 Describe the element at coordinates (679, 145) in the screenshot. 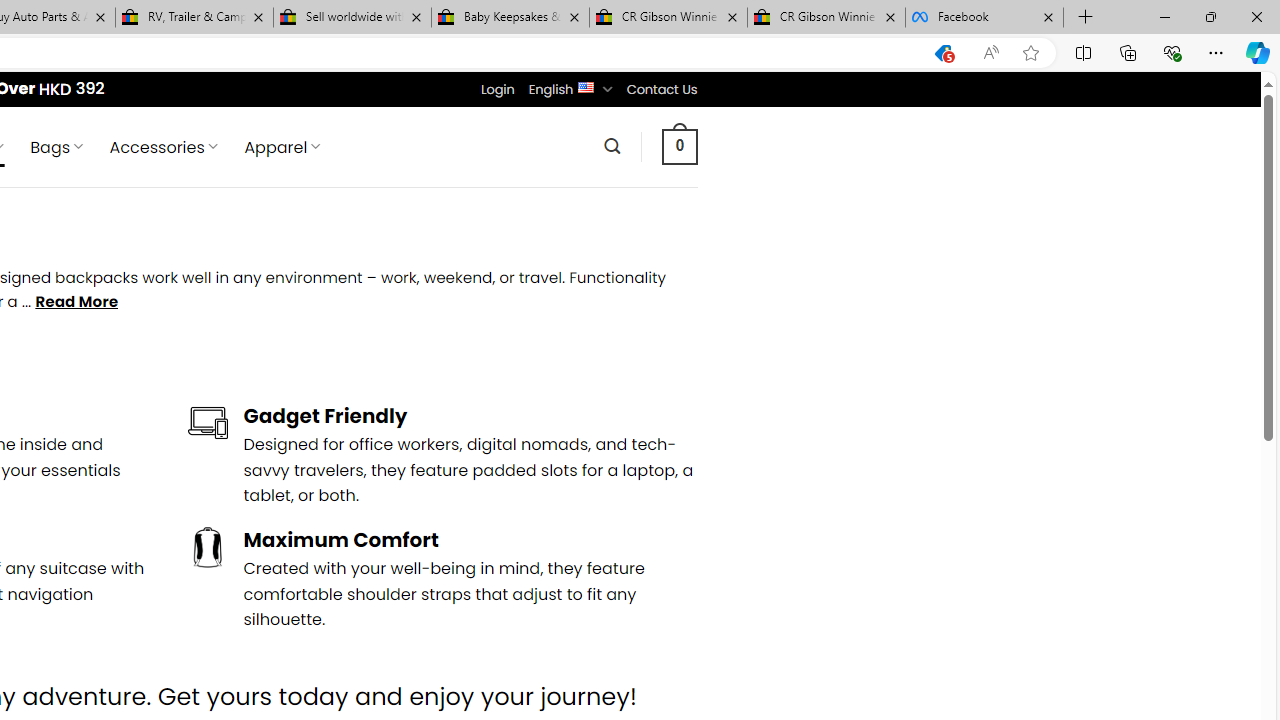

I see `'  0  '` at that location.